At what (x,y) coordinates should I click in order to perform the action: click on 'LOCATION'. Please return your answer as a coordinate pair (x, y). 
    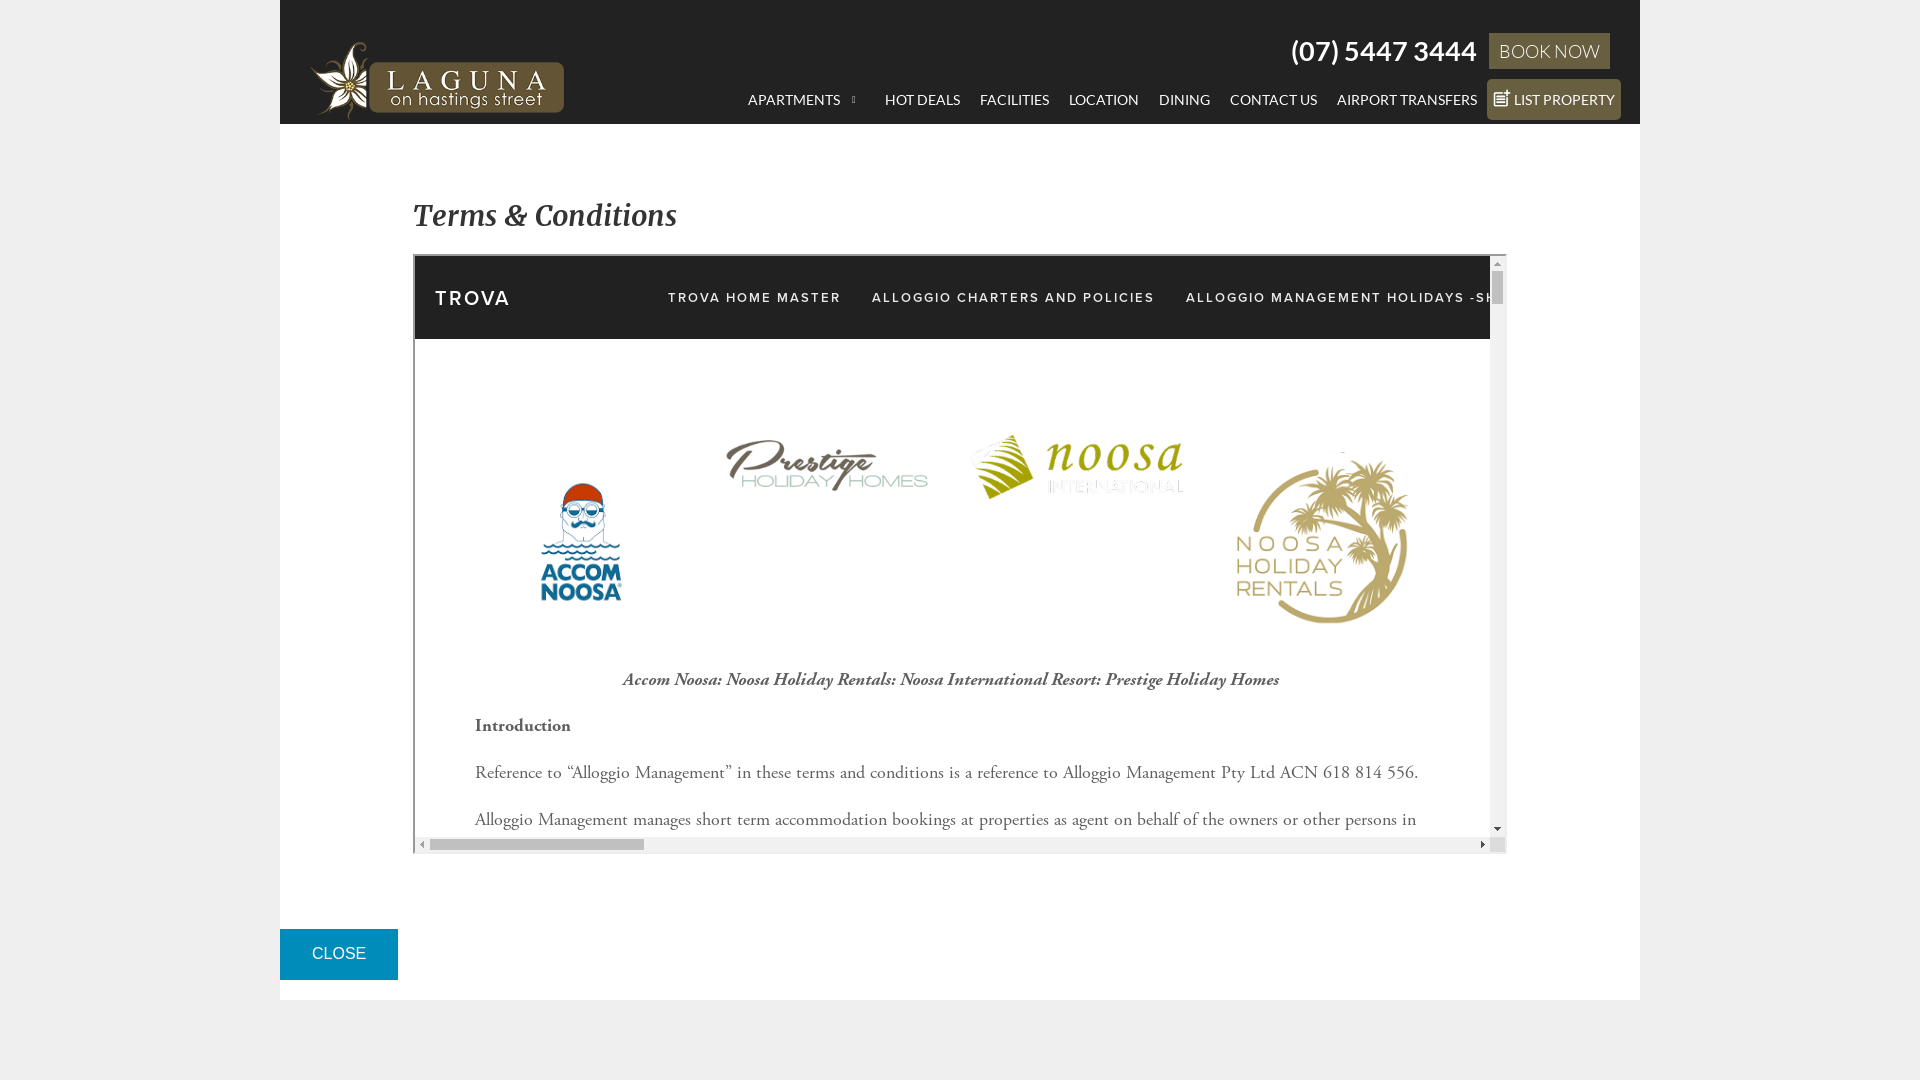
    Looking at the image, I should click on (1058, 99).